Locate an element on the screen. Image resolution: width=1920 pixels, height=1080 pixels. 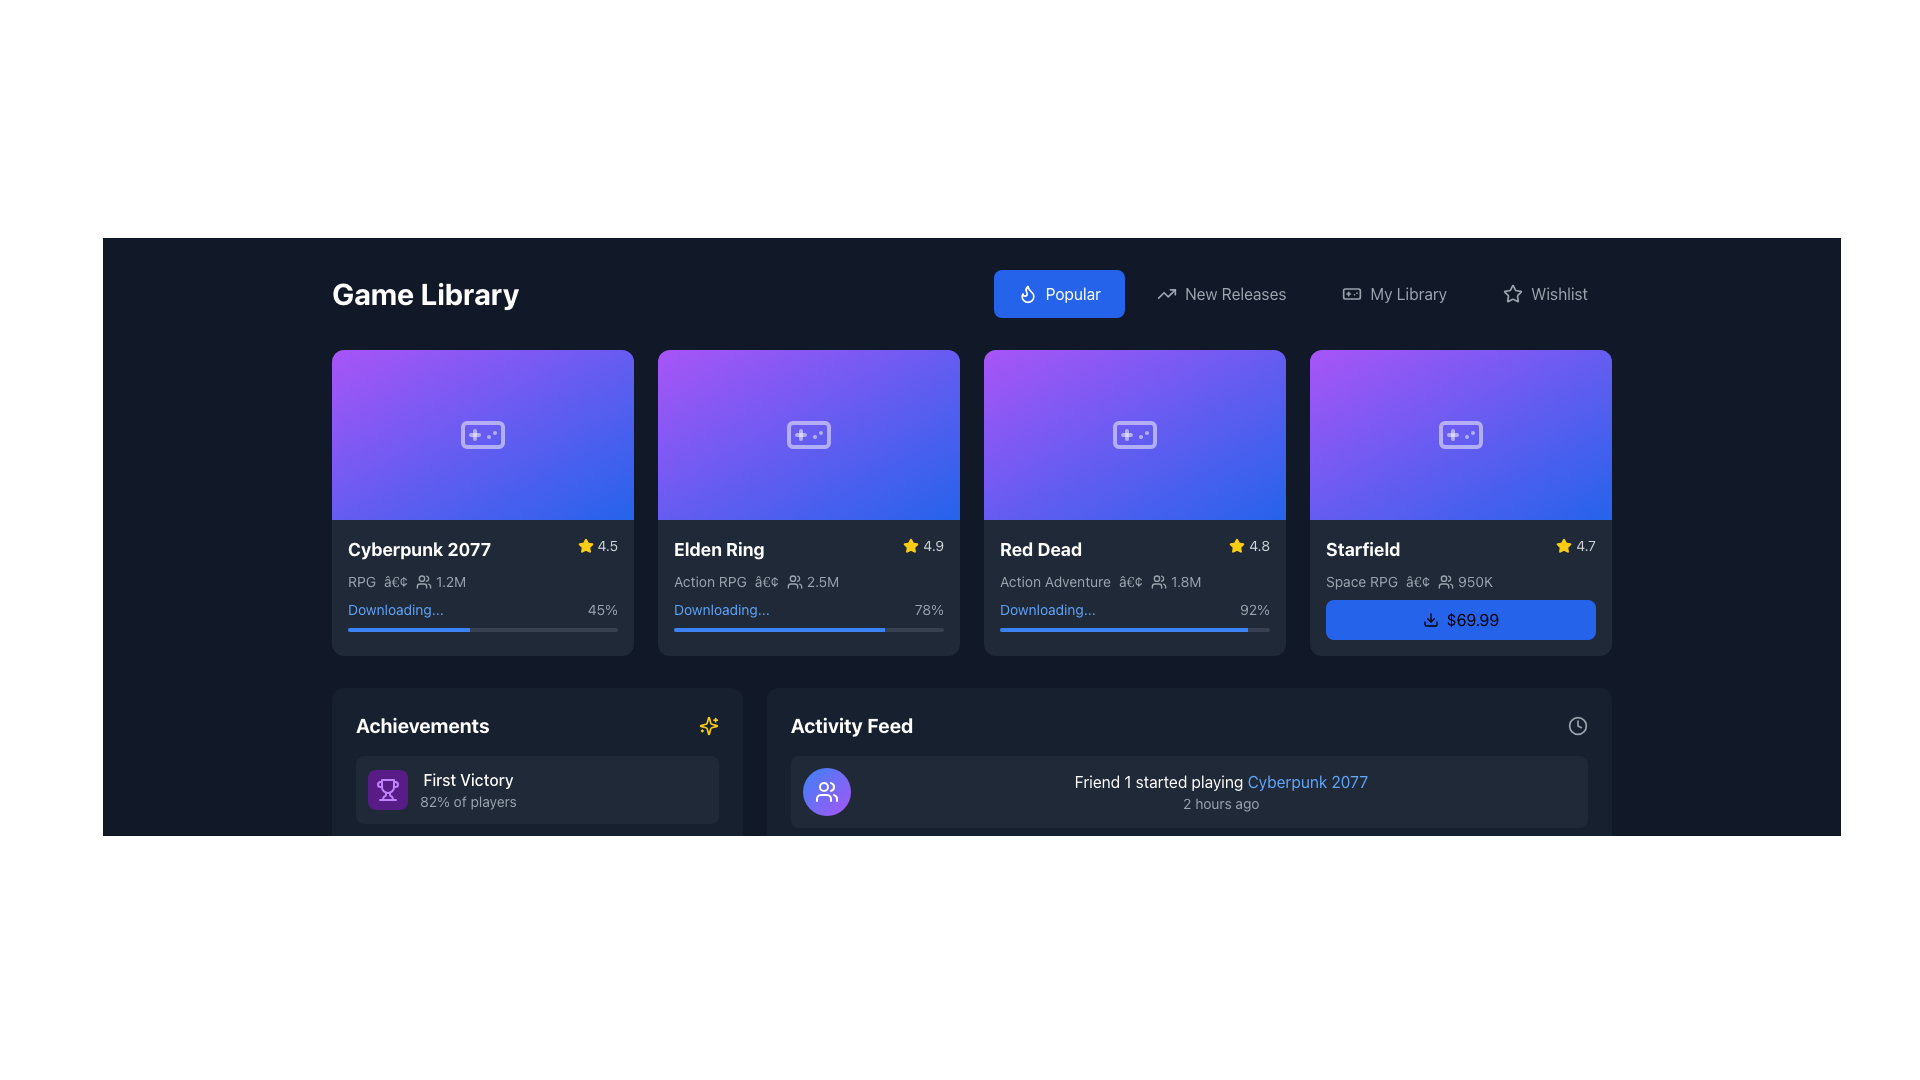
the graphical card component representing 'Red Dead' in the Game Library section is located at coordinates (1134, 433).